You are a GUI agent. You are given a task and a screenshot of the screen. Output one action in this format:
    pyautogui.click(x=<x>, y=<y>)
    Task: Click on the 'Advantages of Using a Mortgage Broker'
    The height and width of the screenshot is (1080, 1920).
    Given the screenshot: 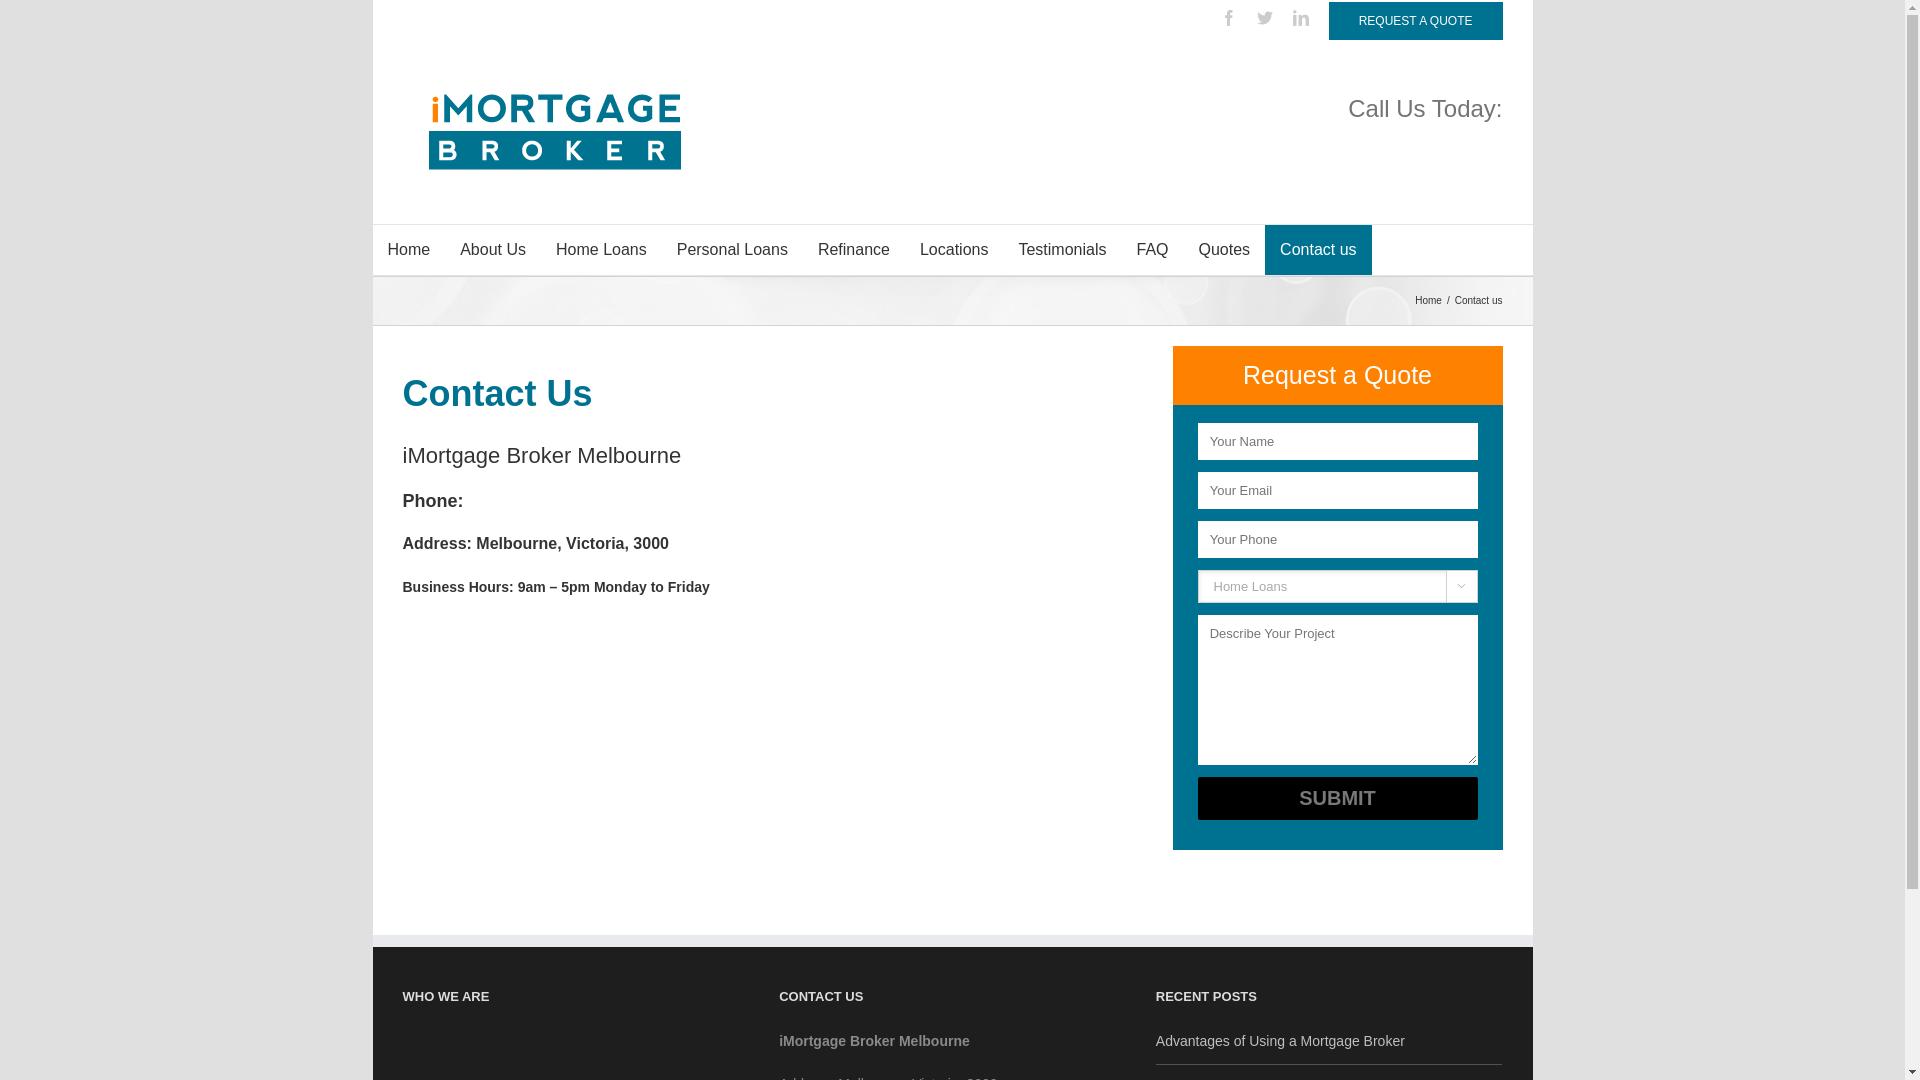 What is the action you would take?
    pyautogui.click(x=1329, y=1040)
    